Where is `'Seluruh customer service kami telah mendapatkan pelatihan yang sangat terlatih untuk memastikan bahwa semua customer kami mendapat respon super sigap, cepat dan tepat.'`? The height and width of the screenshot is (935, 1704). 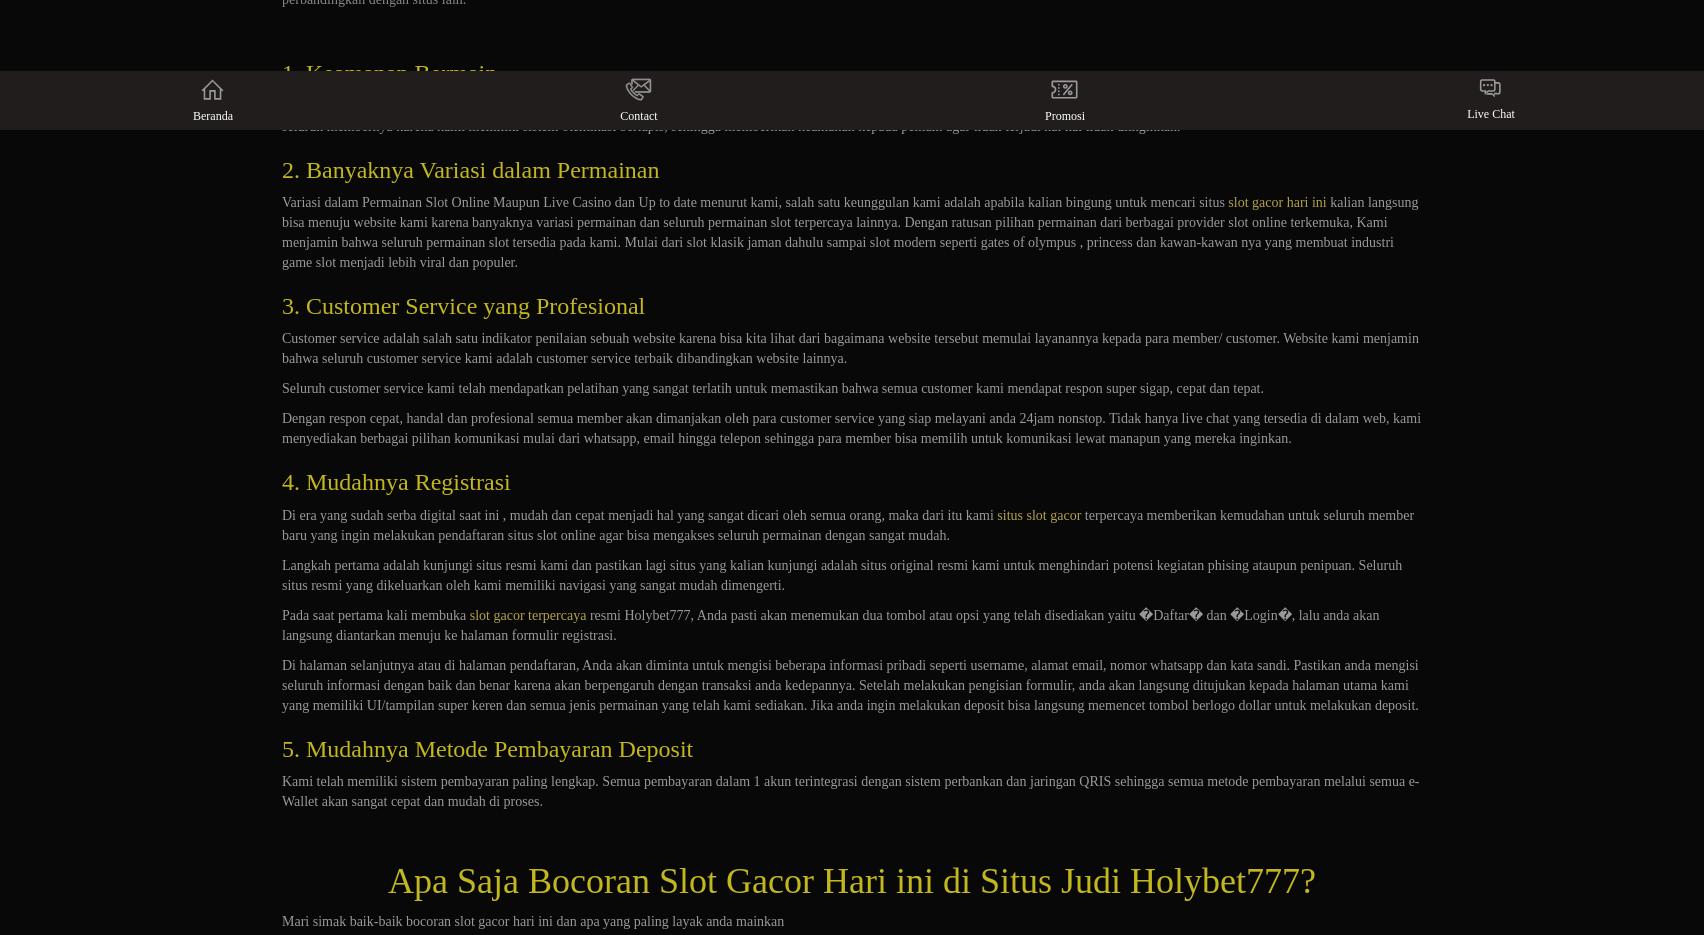 'Seluruh customer service kami telah mendapatkan pelatihan yang sangat terlatih untuk memastikan bahwa semua customer kami mendapat respon super sigap, cepat dan tepat.' is located at coordinates (771, 388).